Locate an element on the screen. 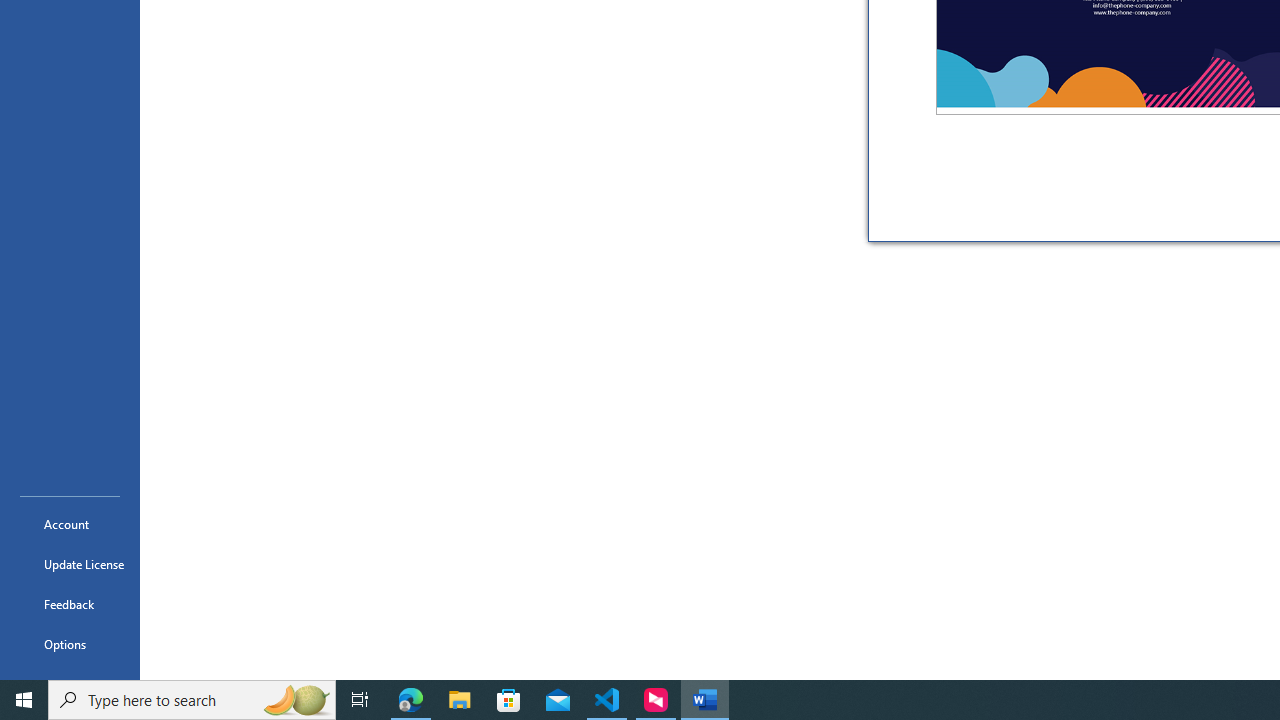  'File Explorer' is located at coordinates (459, 698).